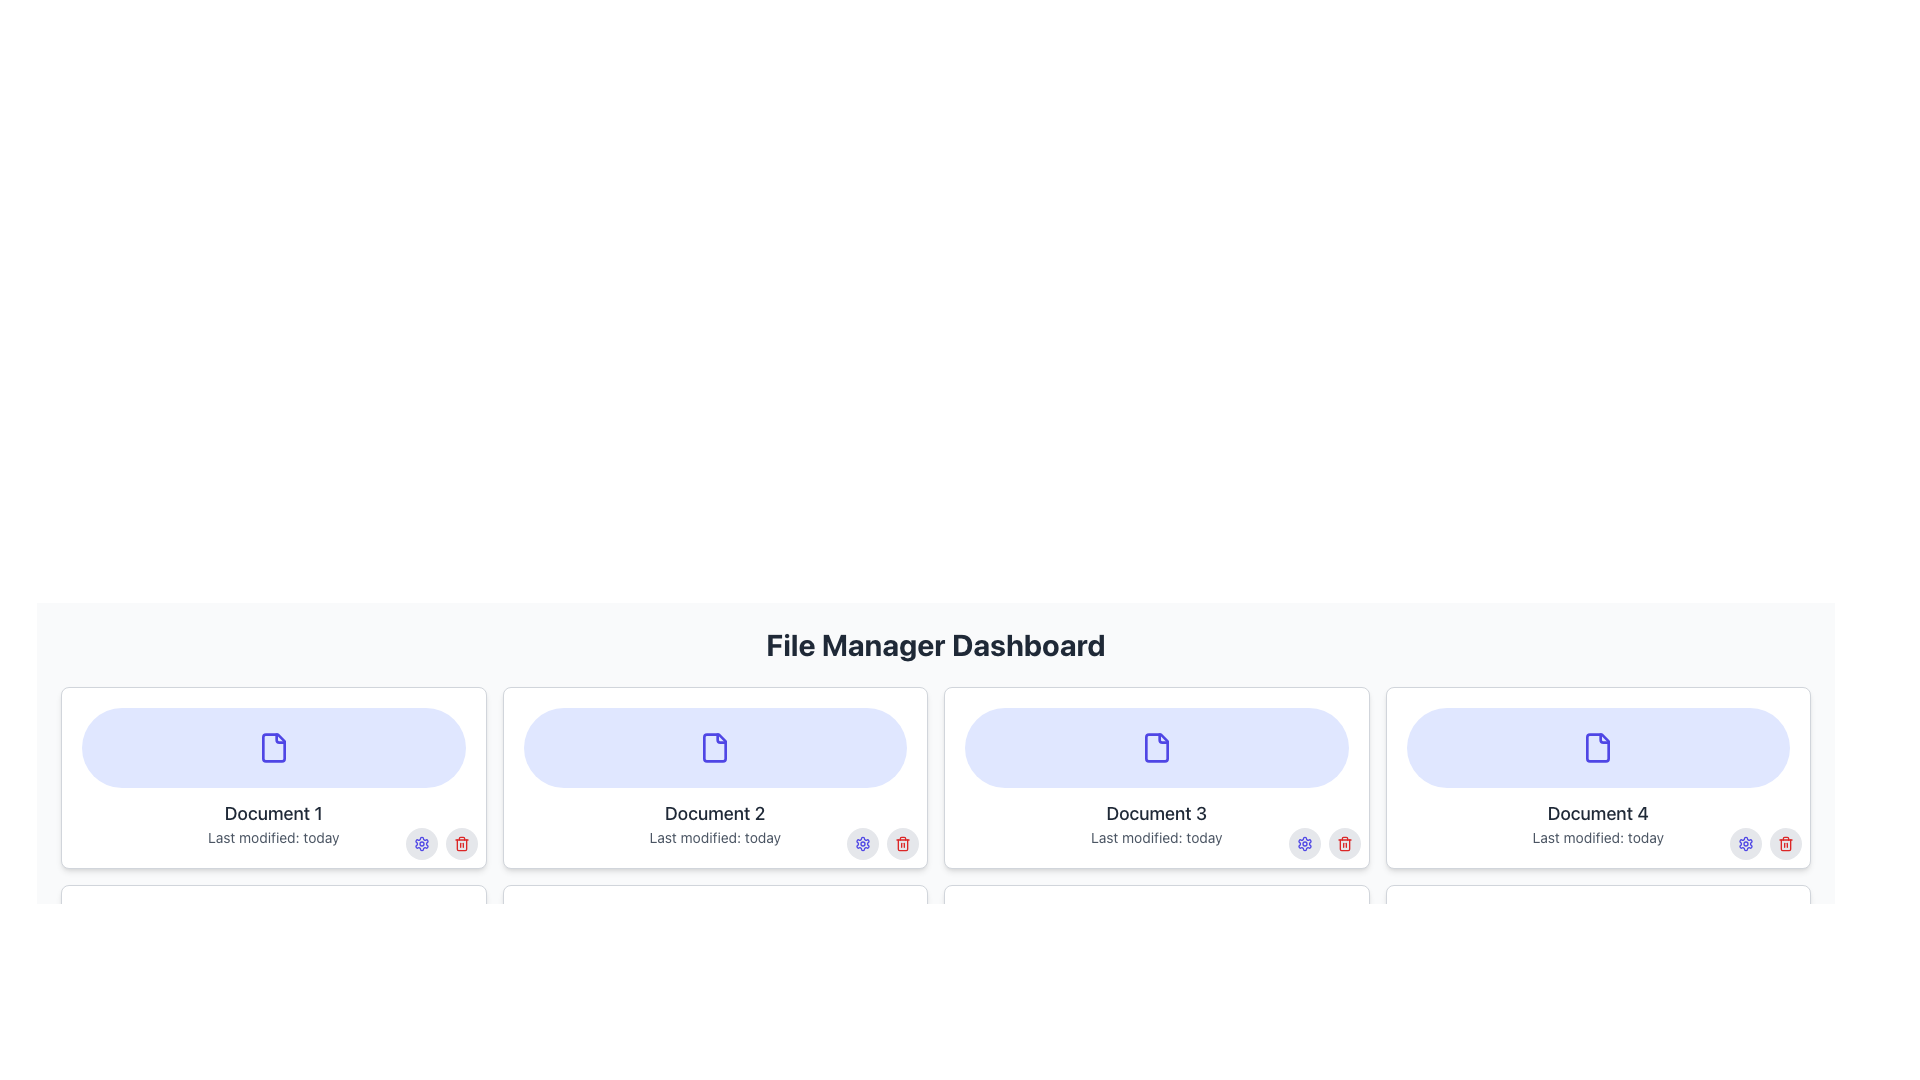 This screenshot has height=1080, width=1920. What do you see at coordinates (863, 844) in the screenshot?
I see `the gear-shaped settings icon with a vibrant indigo color located in the lower-right corner of the 'Document 2' card beneath 'File Manager Dashboard'` at bounding box center [863, 844].